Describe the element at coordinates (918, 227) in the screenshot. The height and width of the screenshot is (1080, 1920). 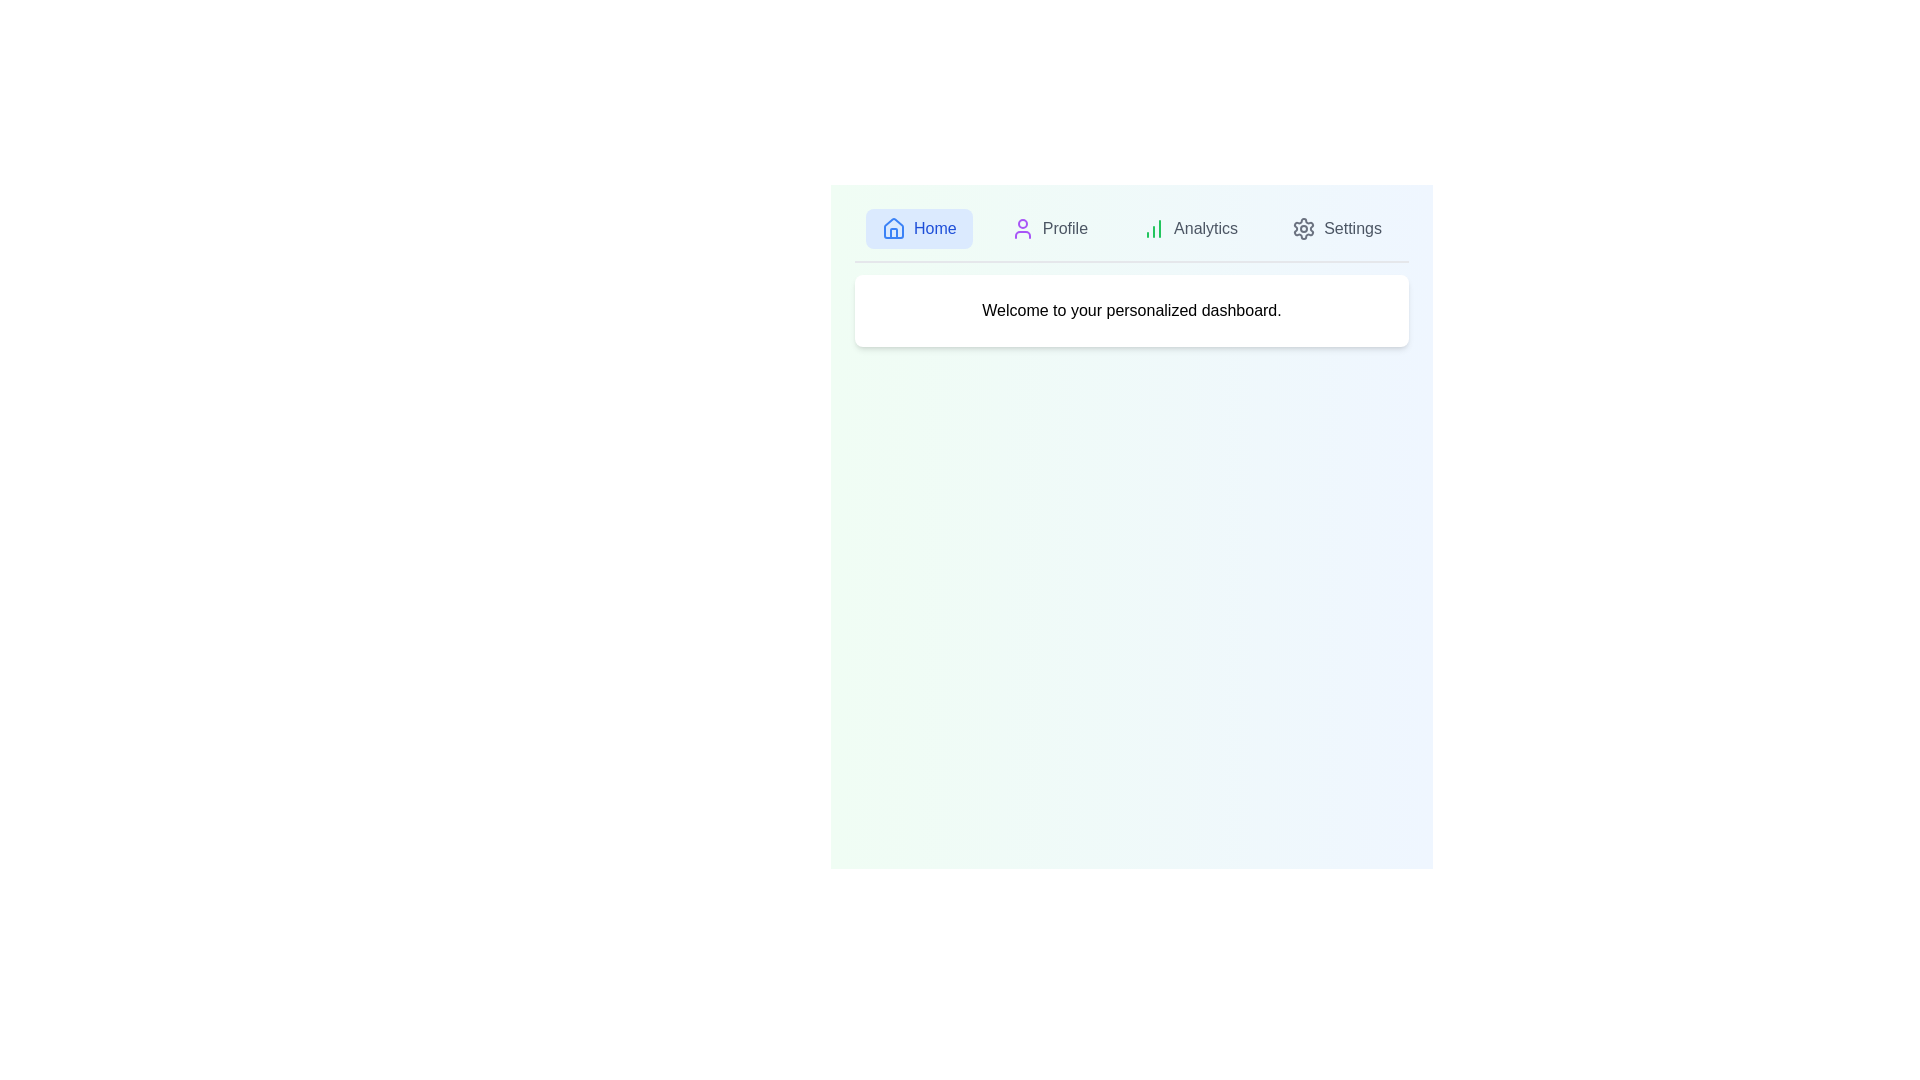
I see `the tab labeled Home by clicking on its icon` at that location.